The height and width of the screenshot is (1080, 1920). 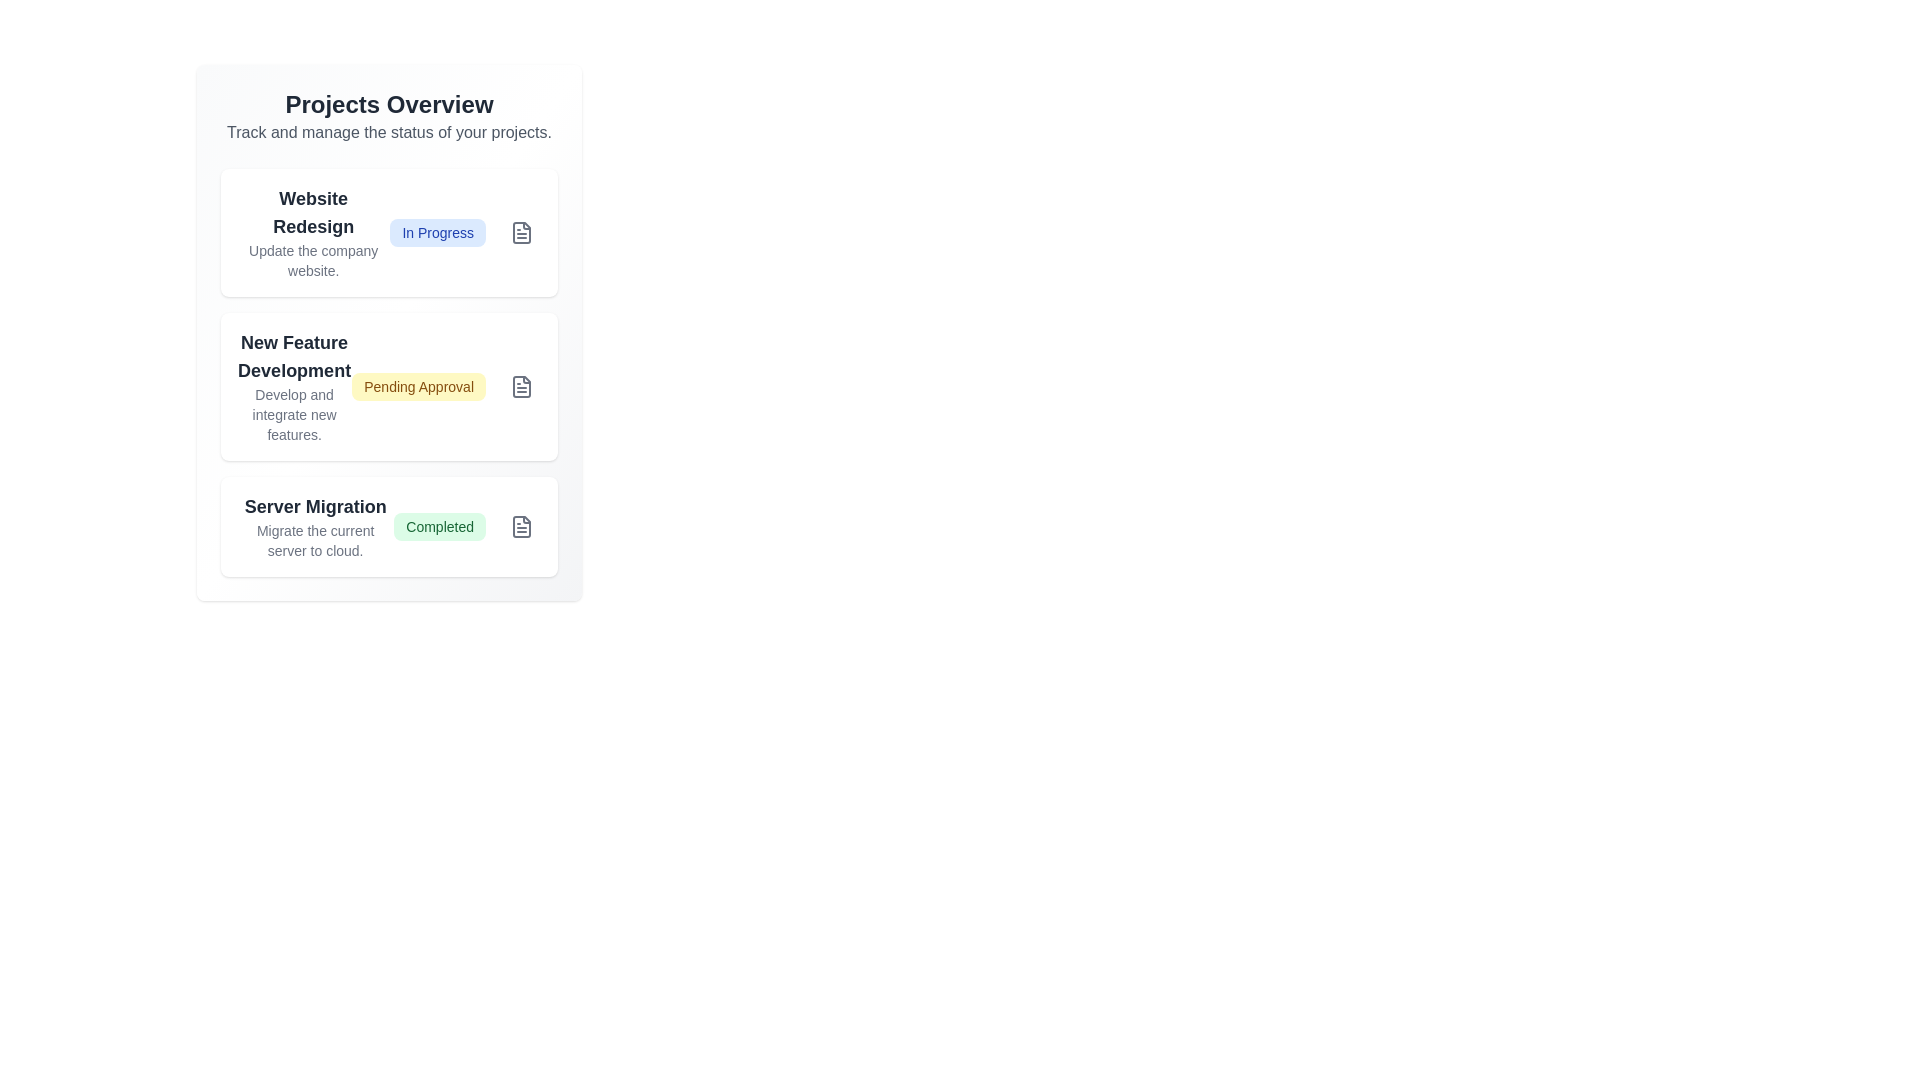 What do you see at coordinates (439, 526) in the screenshot?
I see `the project associated with the status badge Completed` at bounding box center [439, 526].